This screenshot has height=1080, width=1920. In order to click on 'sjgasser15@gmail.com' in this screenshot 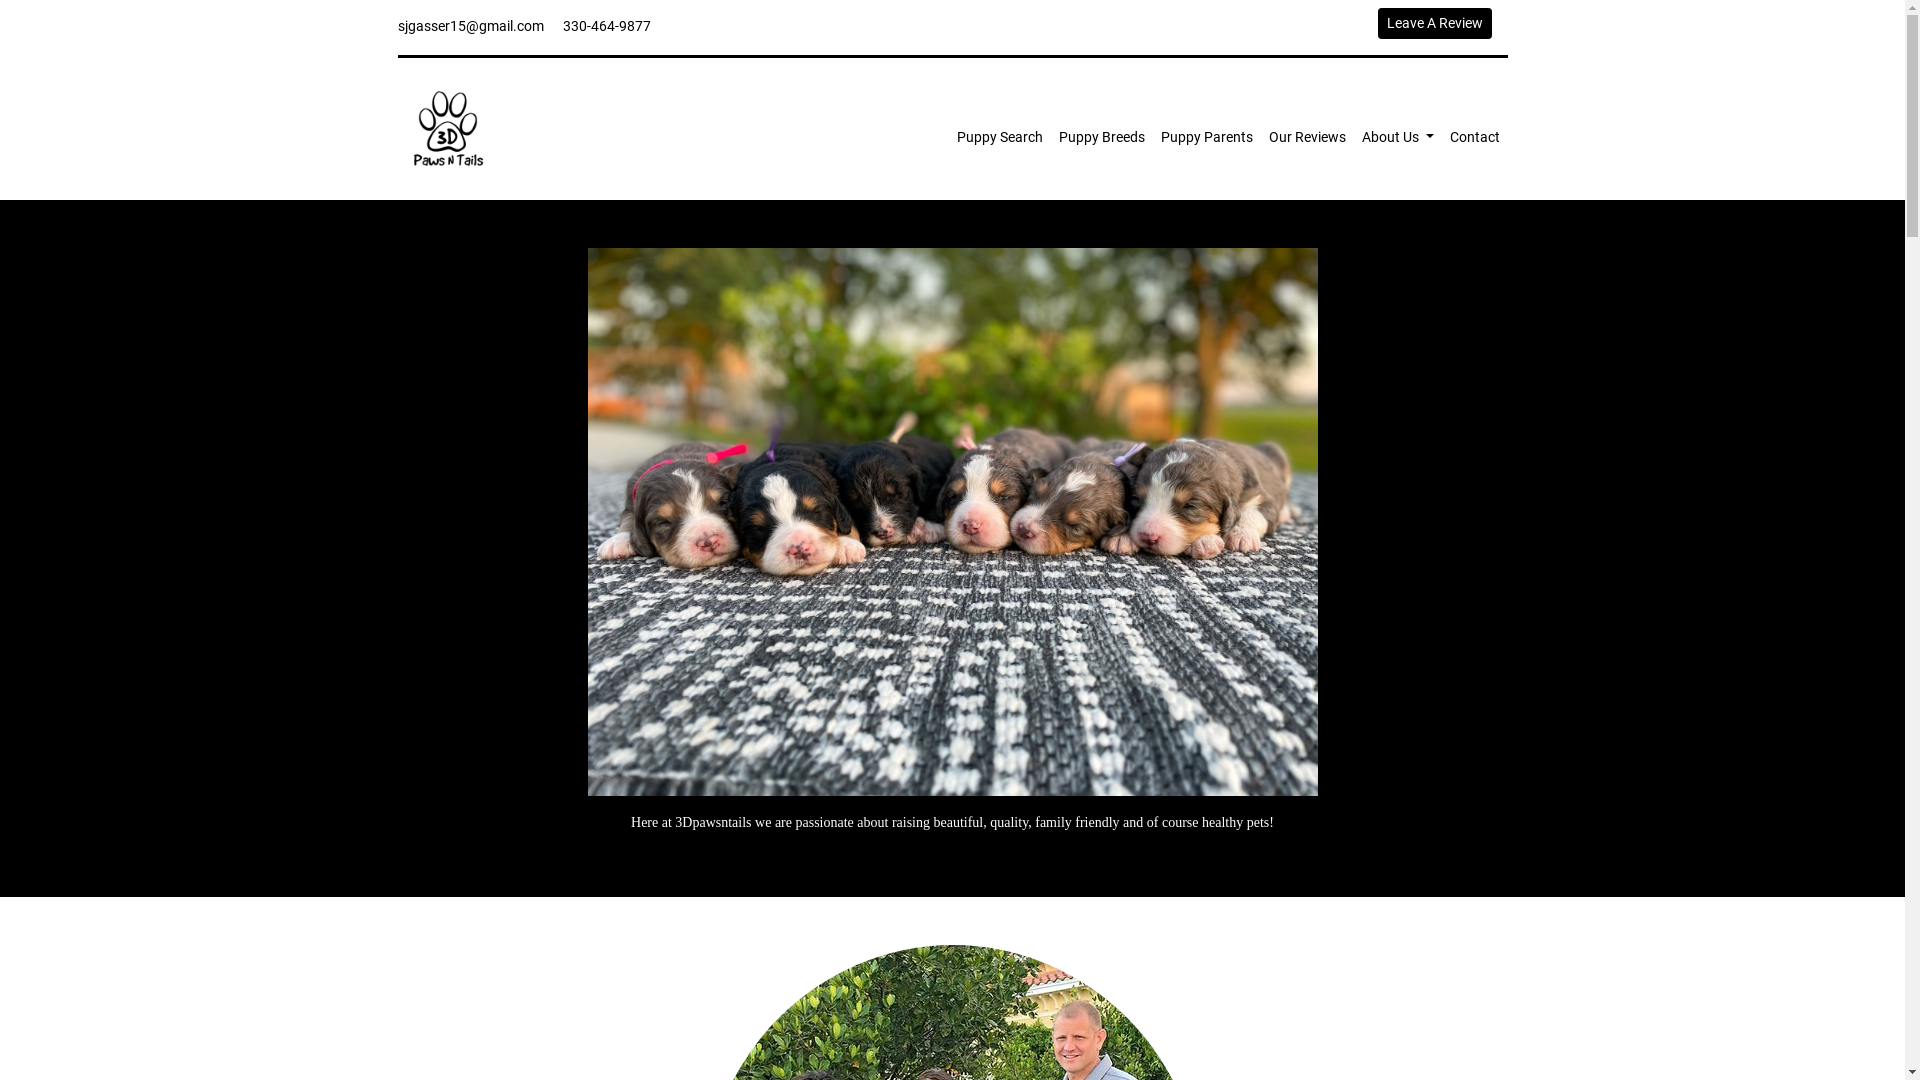, I will do `click(469, 26)`.